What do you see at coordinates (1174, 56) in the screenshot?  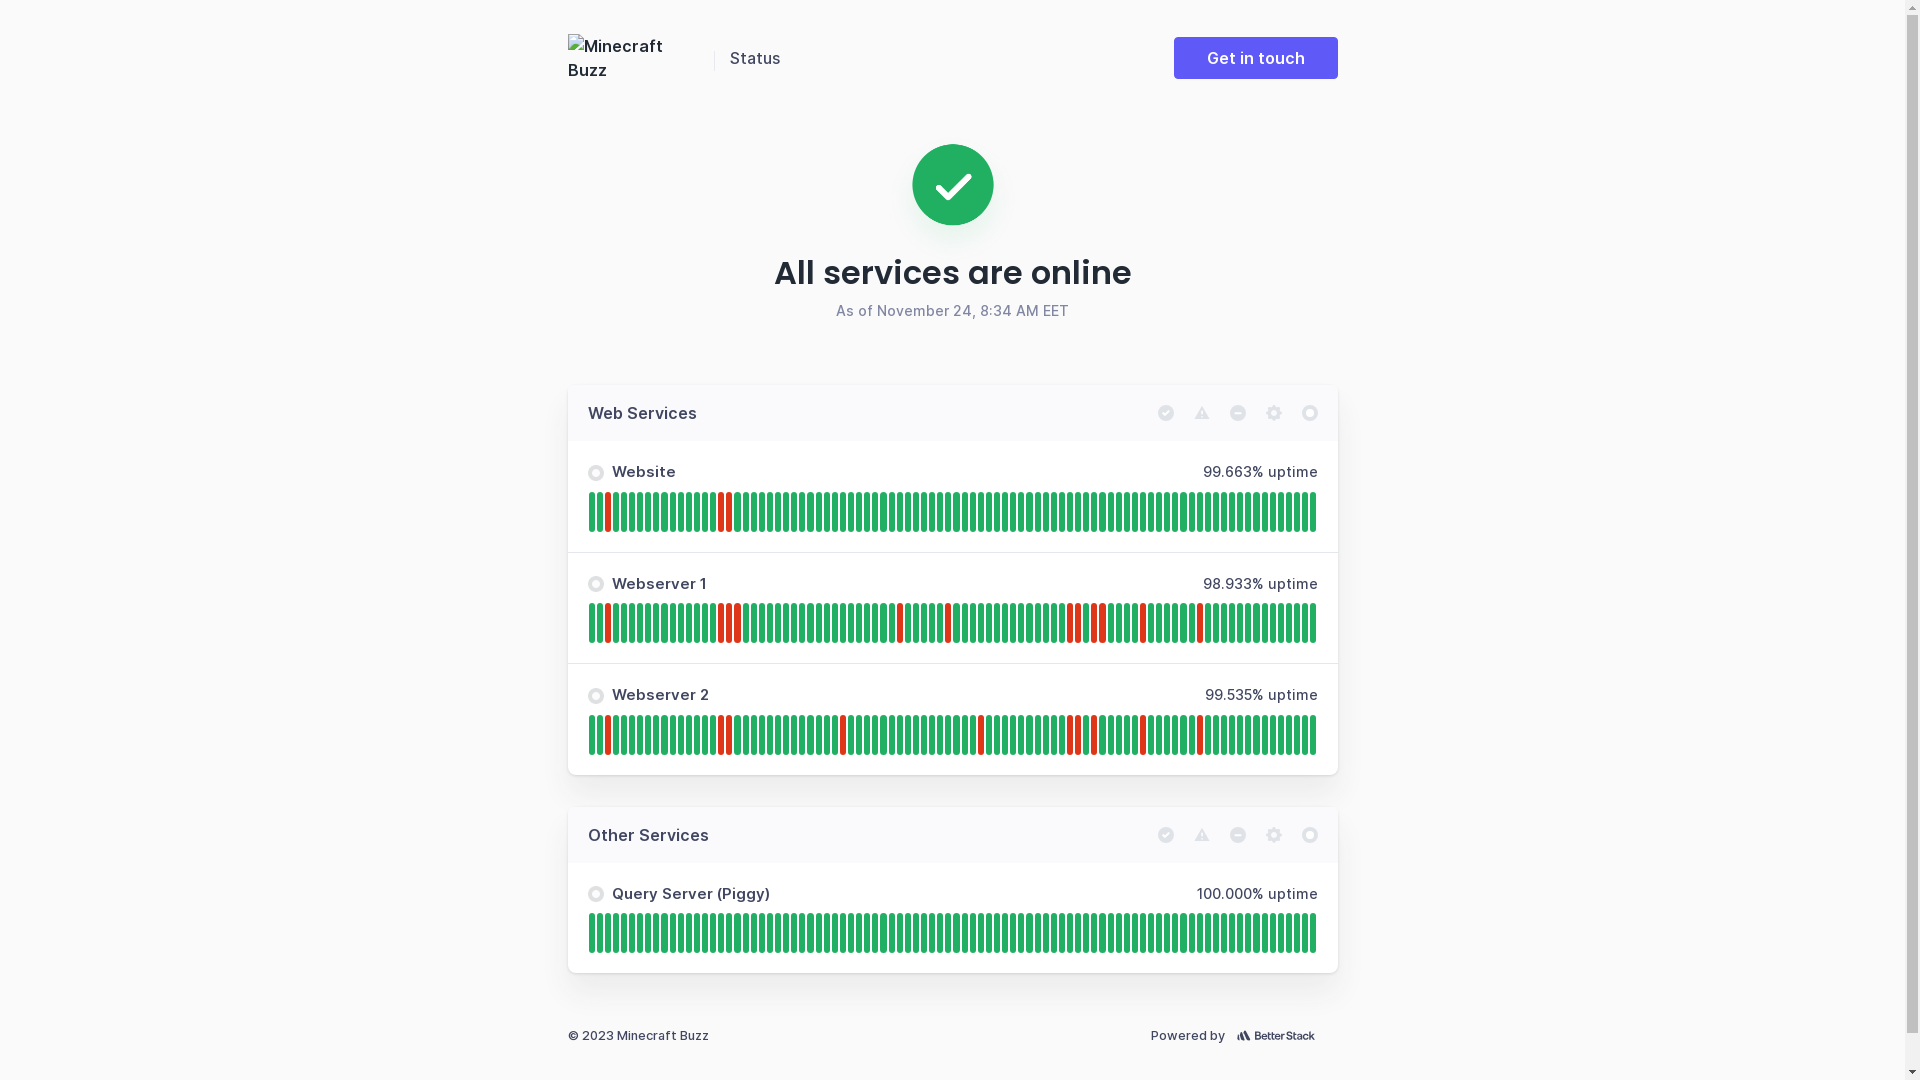 I see `'Get in touch'` at bounding box center [1174, 56].